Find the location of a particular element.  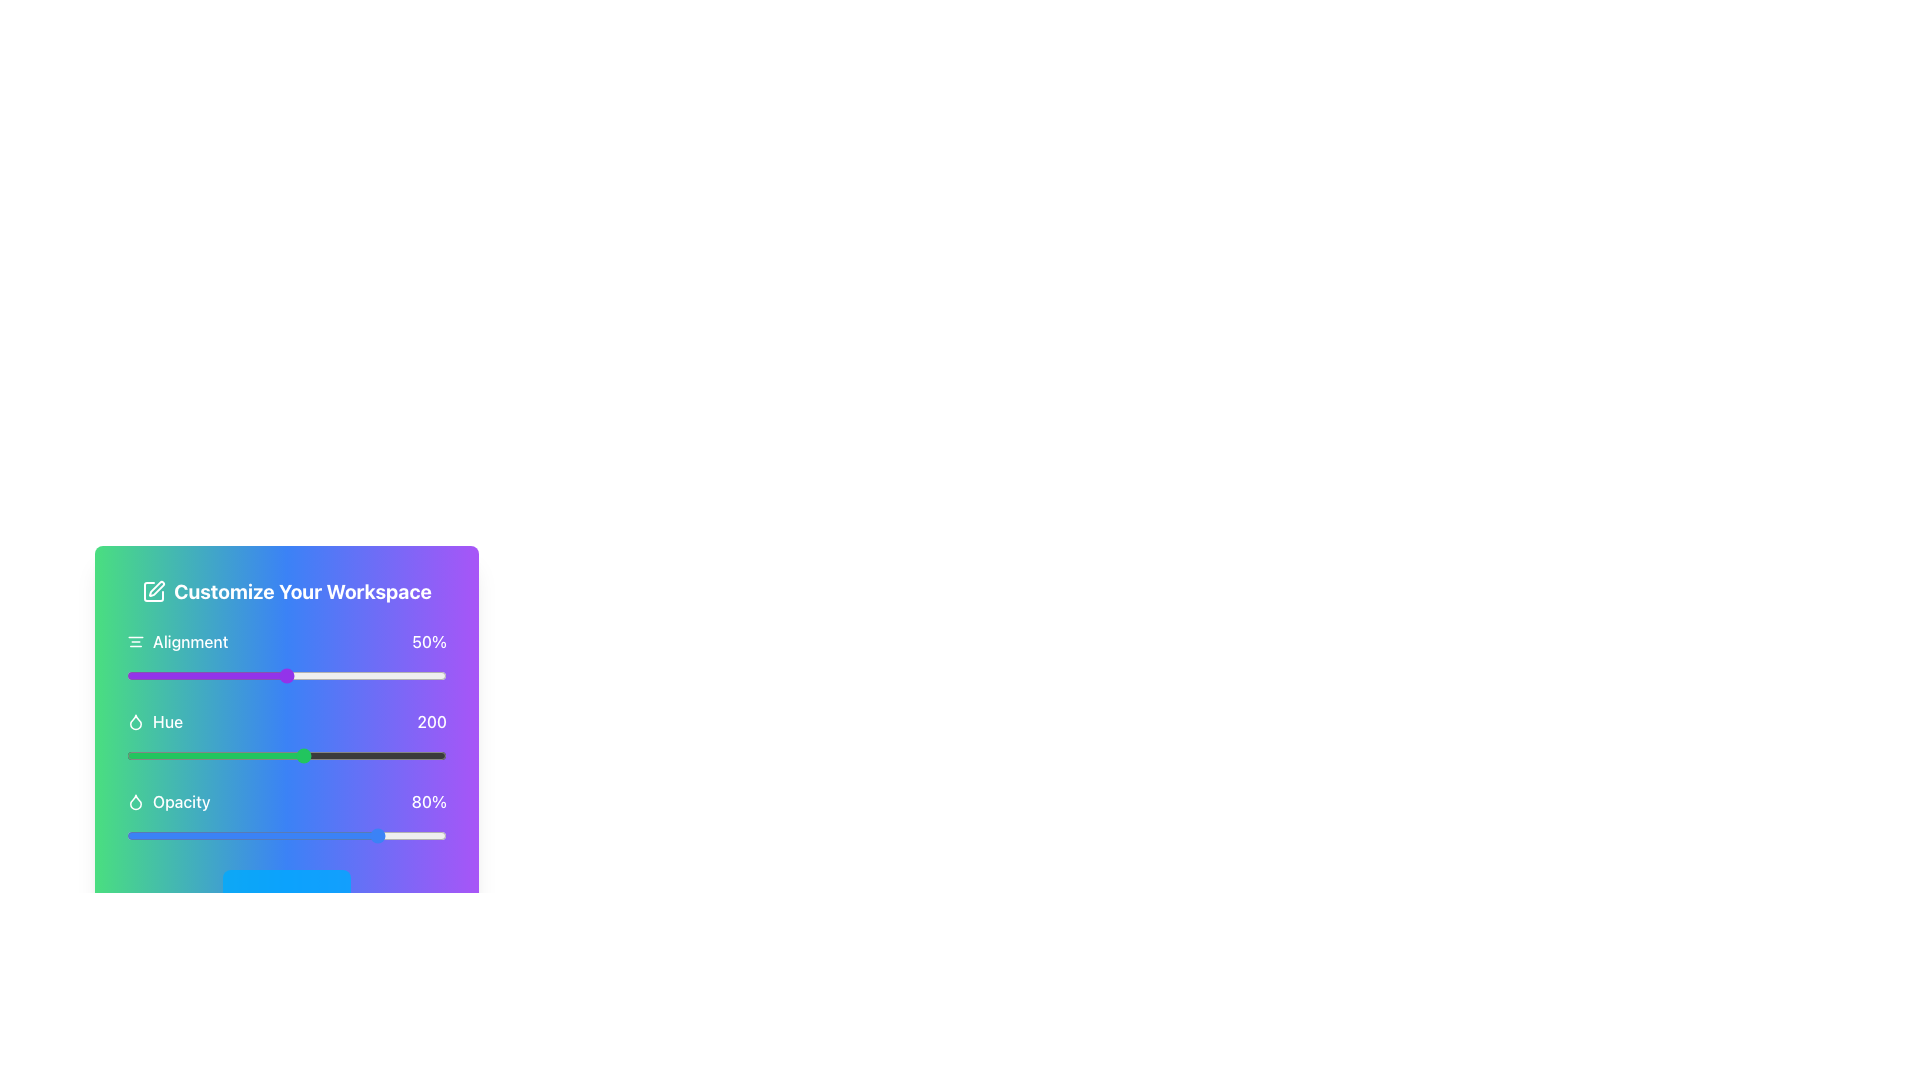

the opacity slider is located at coordinates (379, 836).